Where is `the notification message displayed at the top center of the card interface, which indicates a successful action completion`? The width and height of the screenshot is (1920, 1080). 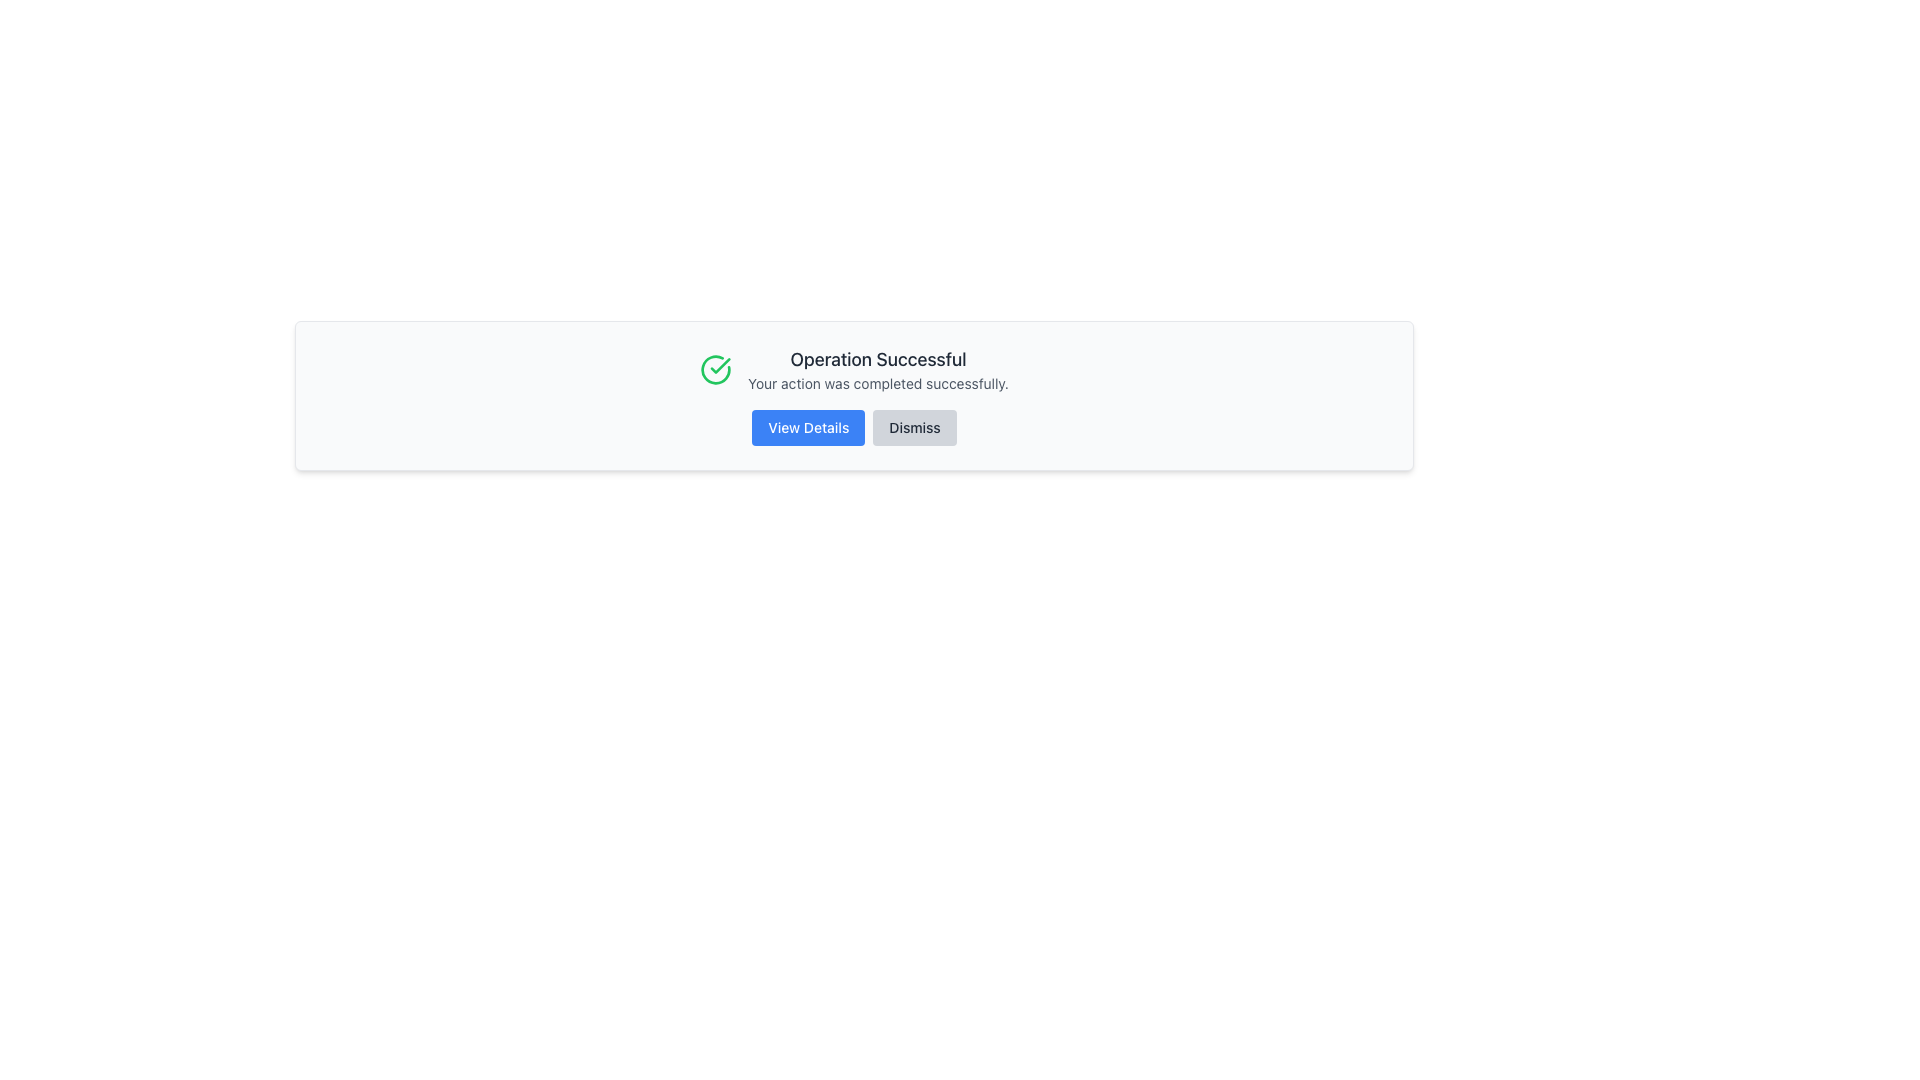 the notification message displayed at the top center of the card interface, which indicates a successful action completion is located at coordinates (854, 370).